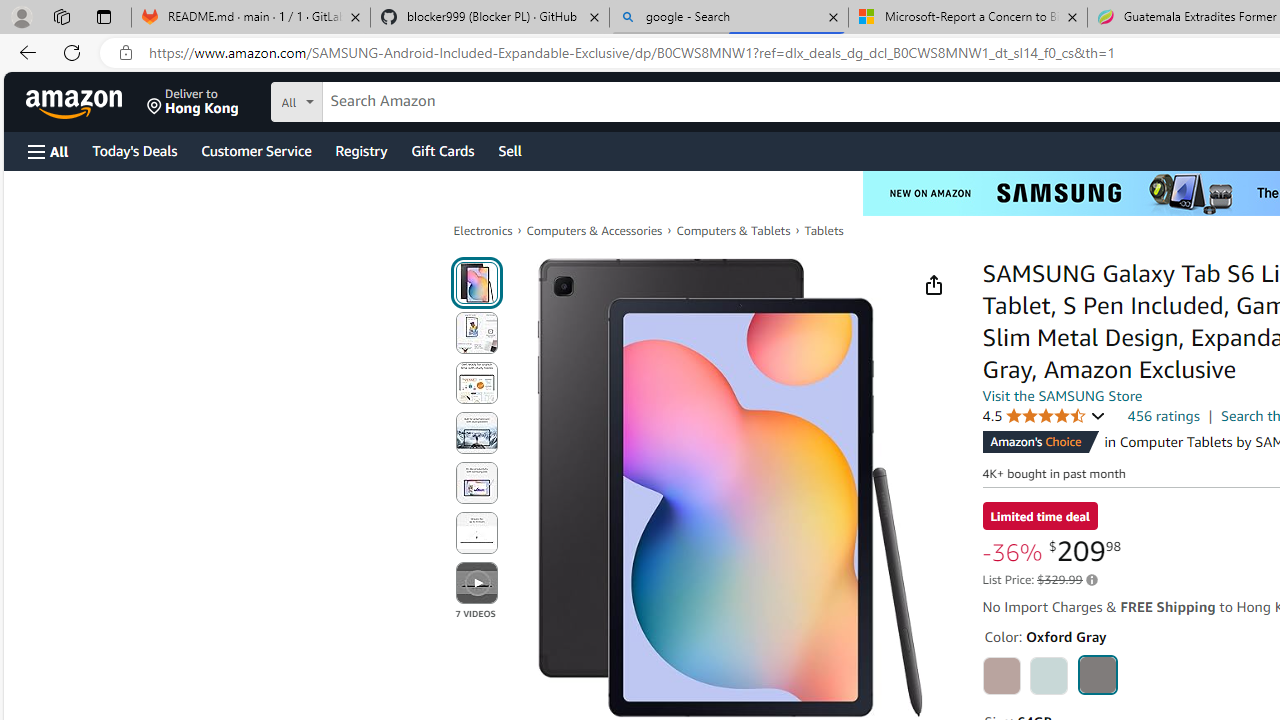 The image size is (1280, 720). I want to click on 'Today', so click(133, 149).